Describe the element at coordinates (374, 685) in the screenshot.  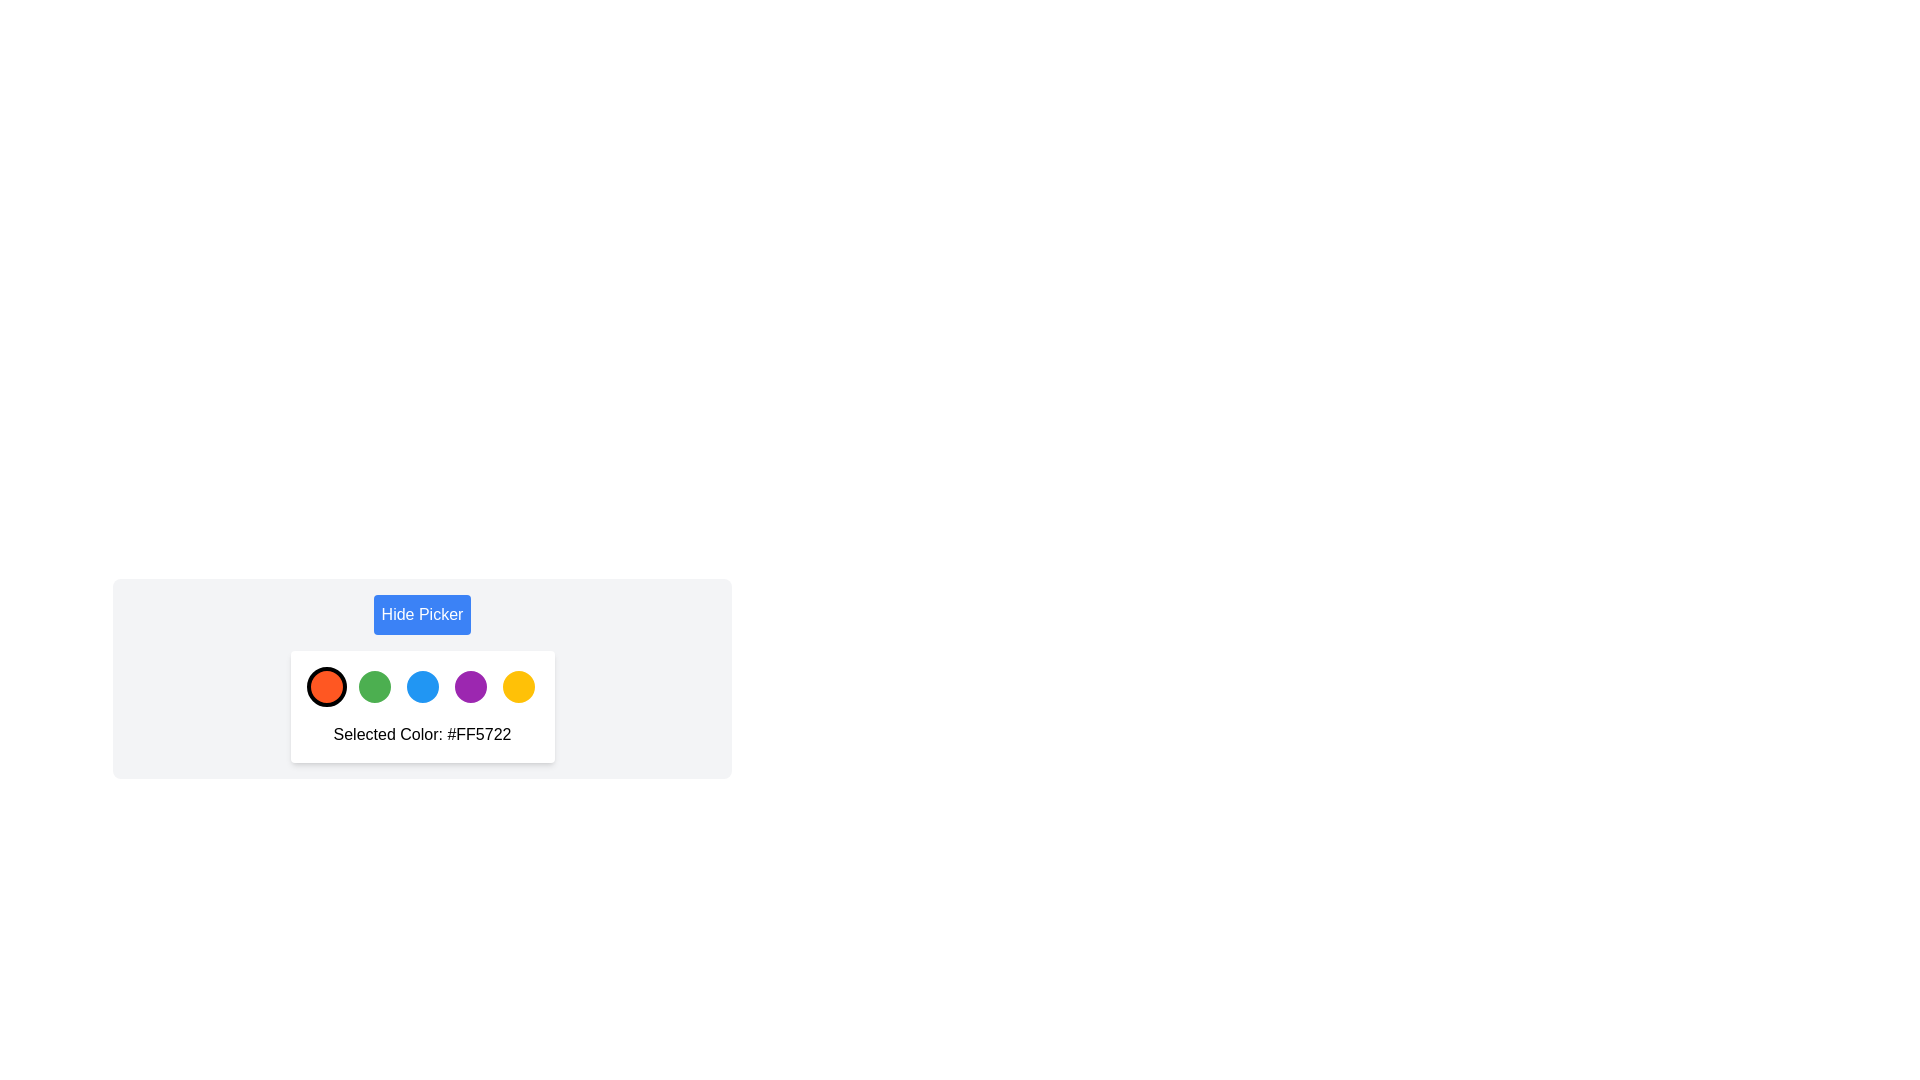
I see `the selectable circle icon with a green background and white border` at that location.